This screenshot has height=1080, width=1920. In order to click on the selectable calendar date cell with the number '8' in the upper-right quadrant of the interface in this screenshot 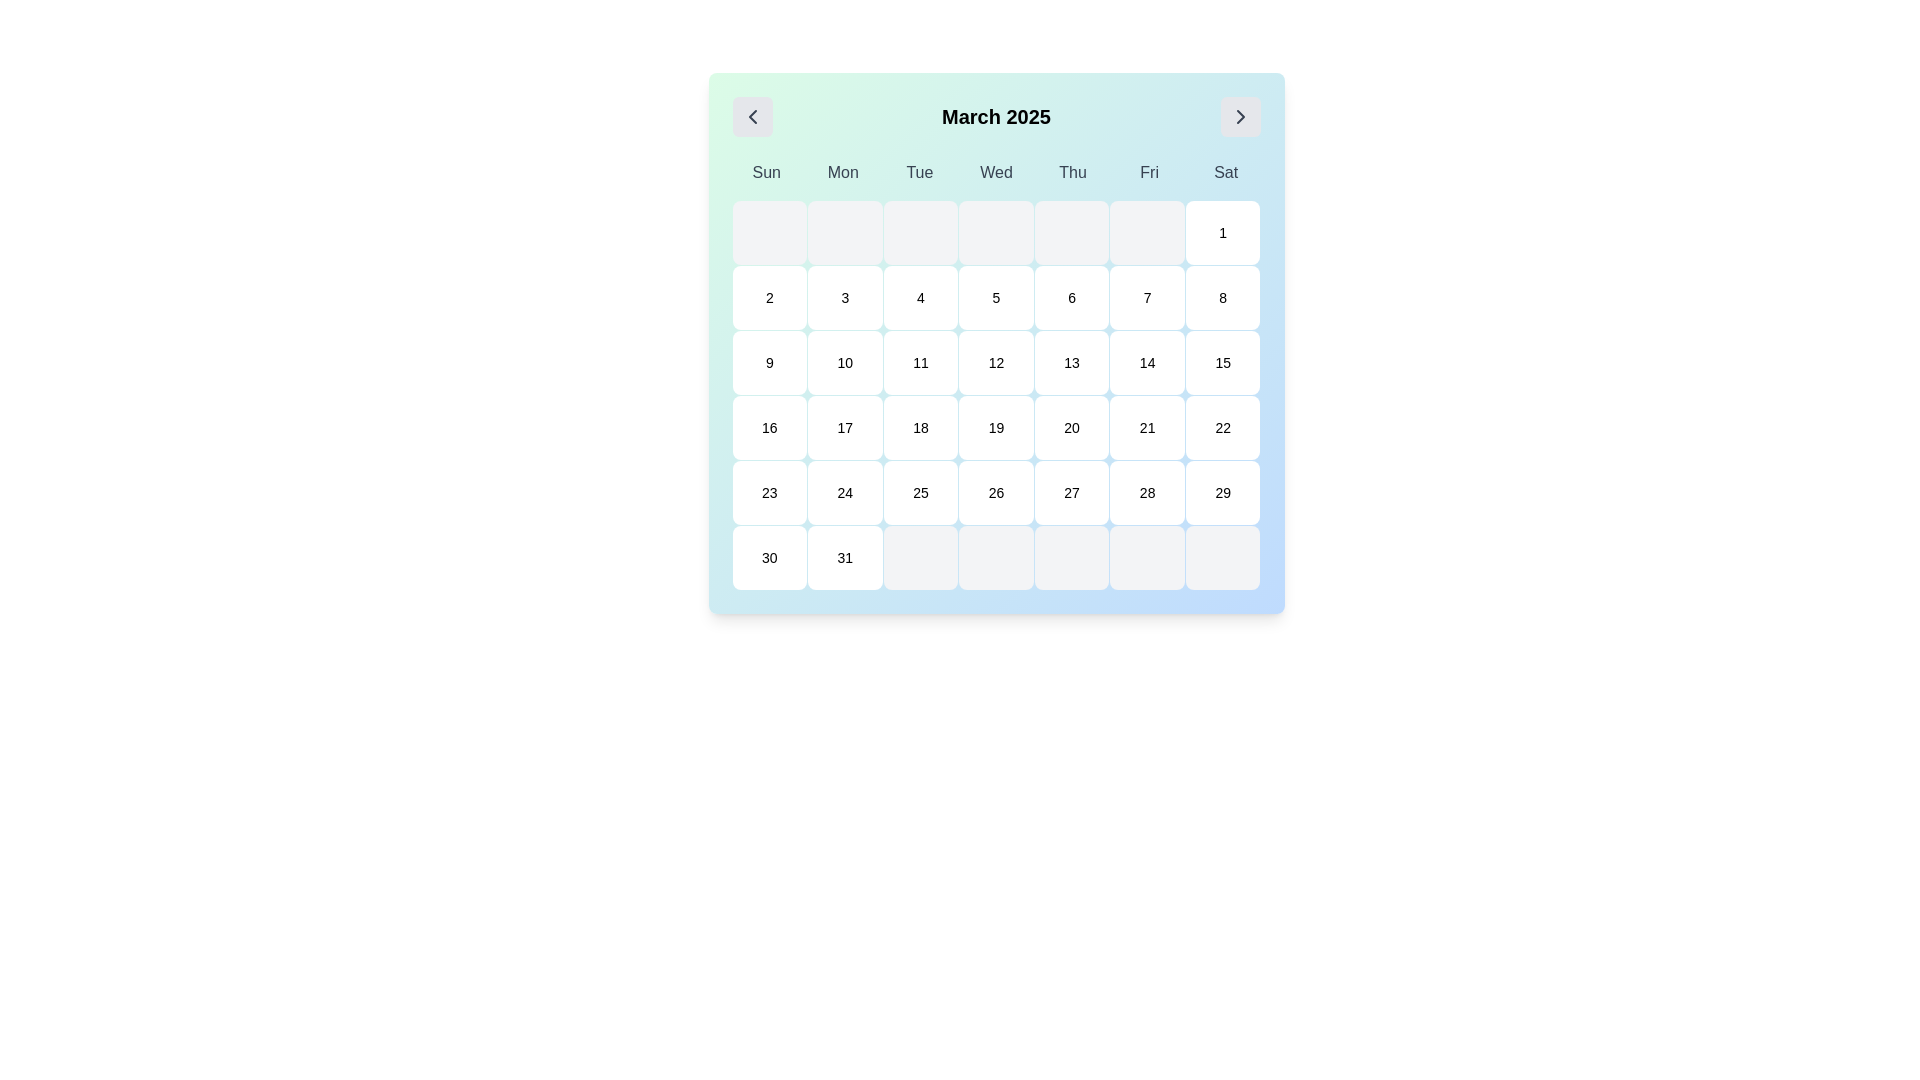, I will do `click(1222, 297)`.